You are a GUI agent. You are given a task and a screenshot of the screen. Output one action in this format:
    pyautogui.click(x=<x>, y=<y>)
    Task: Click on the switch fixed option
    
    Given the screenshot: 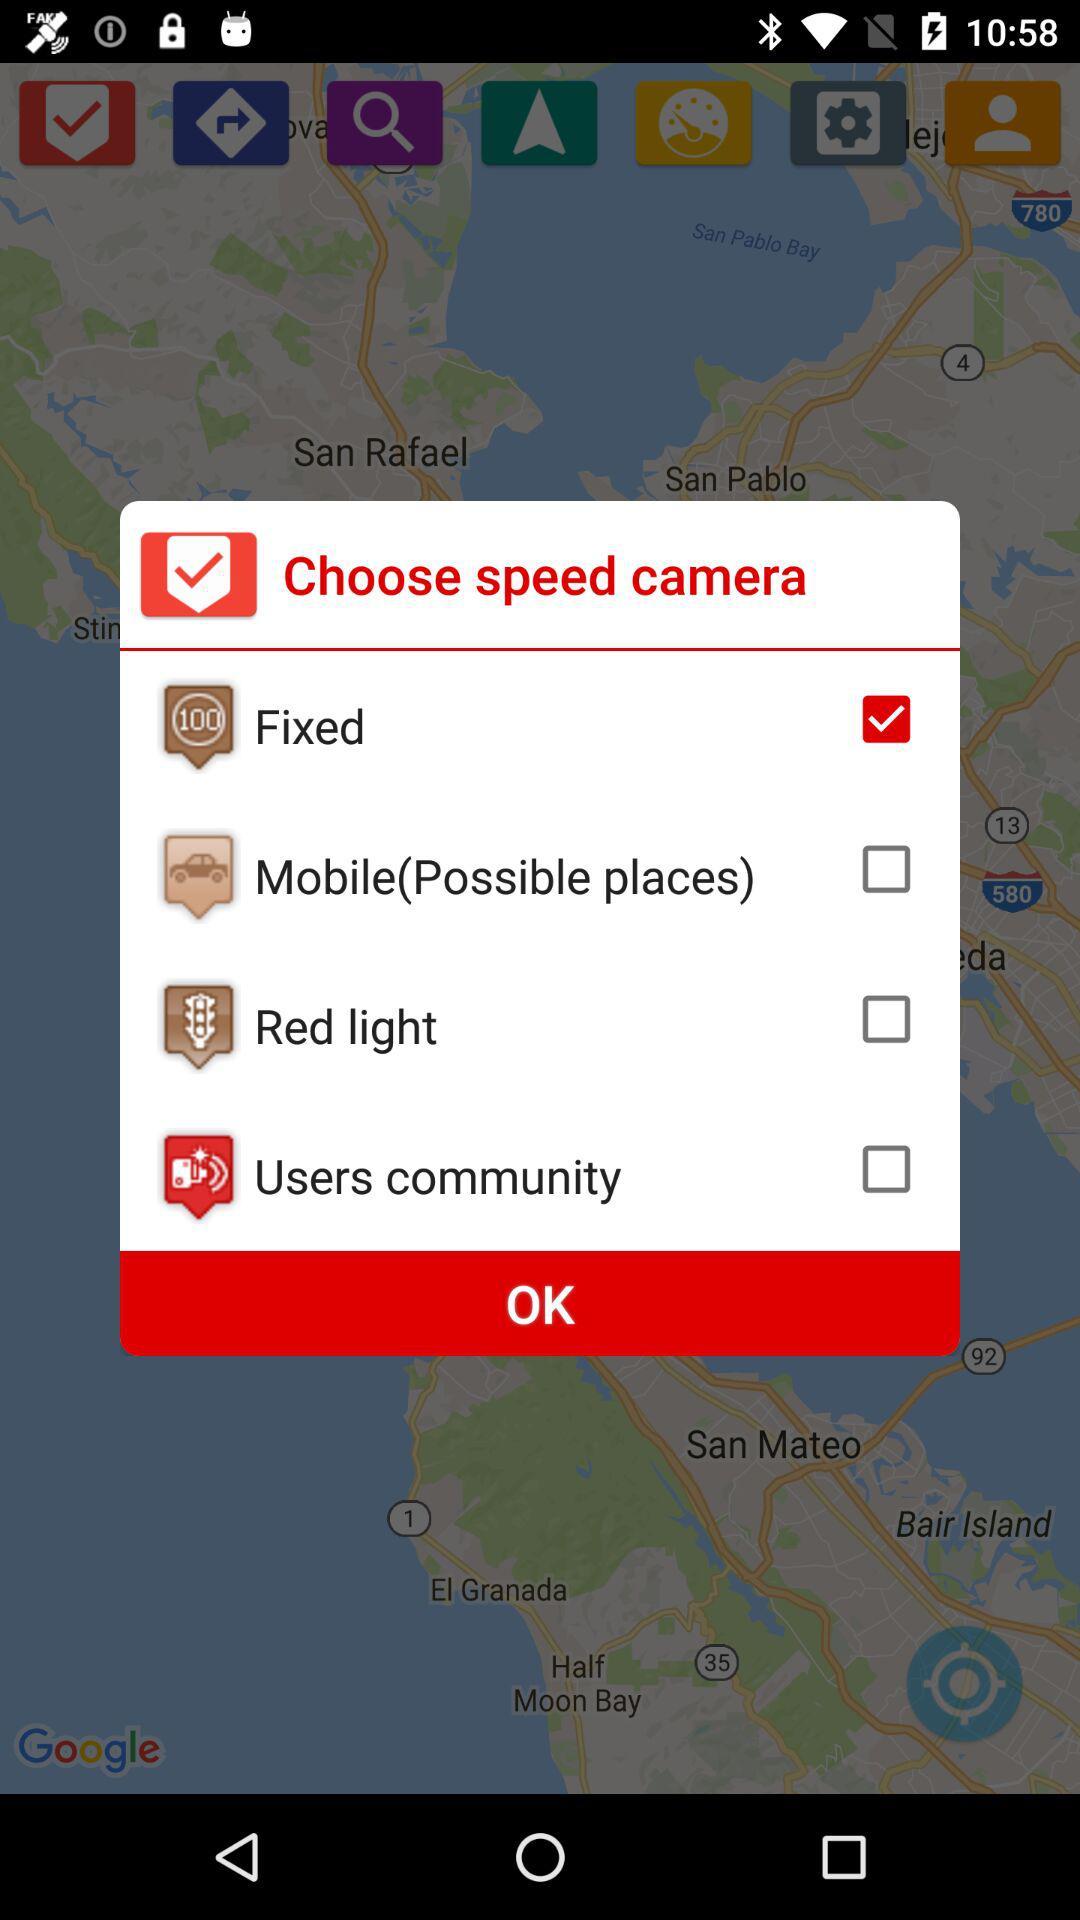 What is the action you would take?
    pyautogui.click(x=198, y=724)
    